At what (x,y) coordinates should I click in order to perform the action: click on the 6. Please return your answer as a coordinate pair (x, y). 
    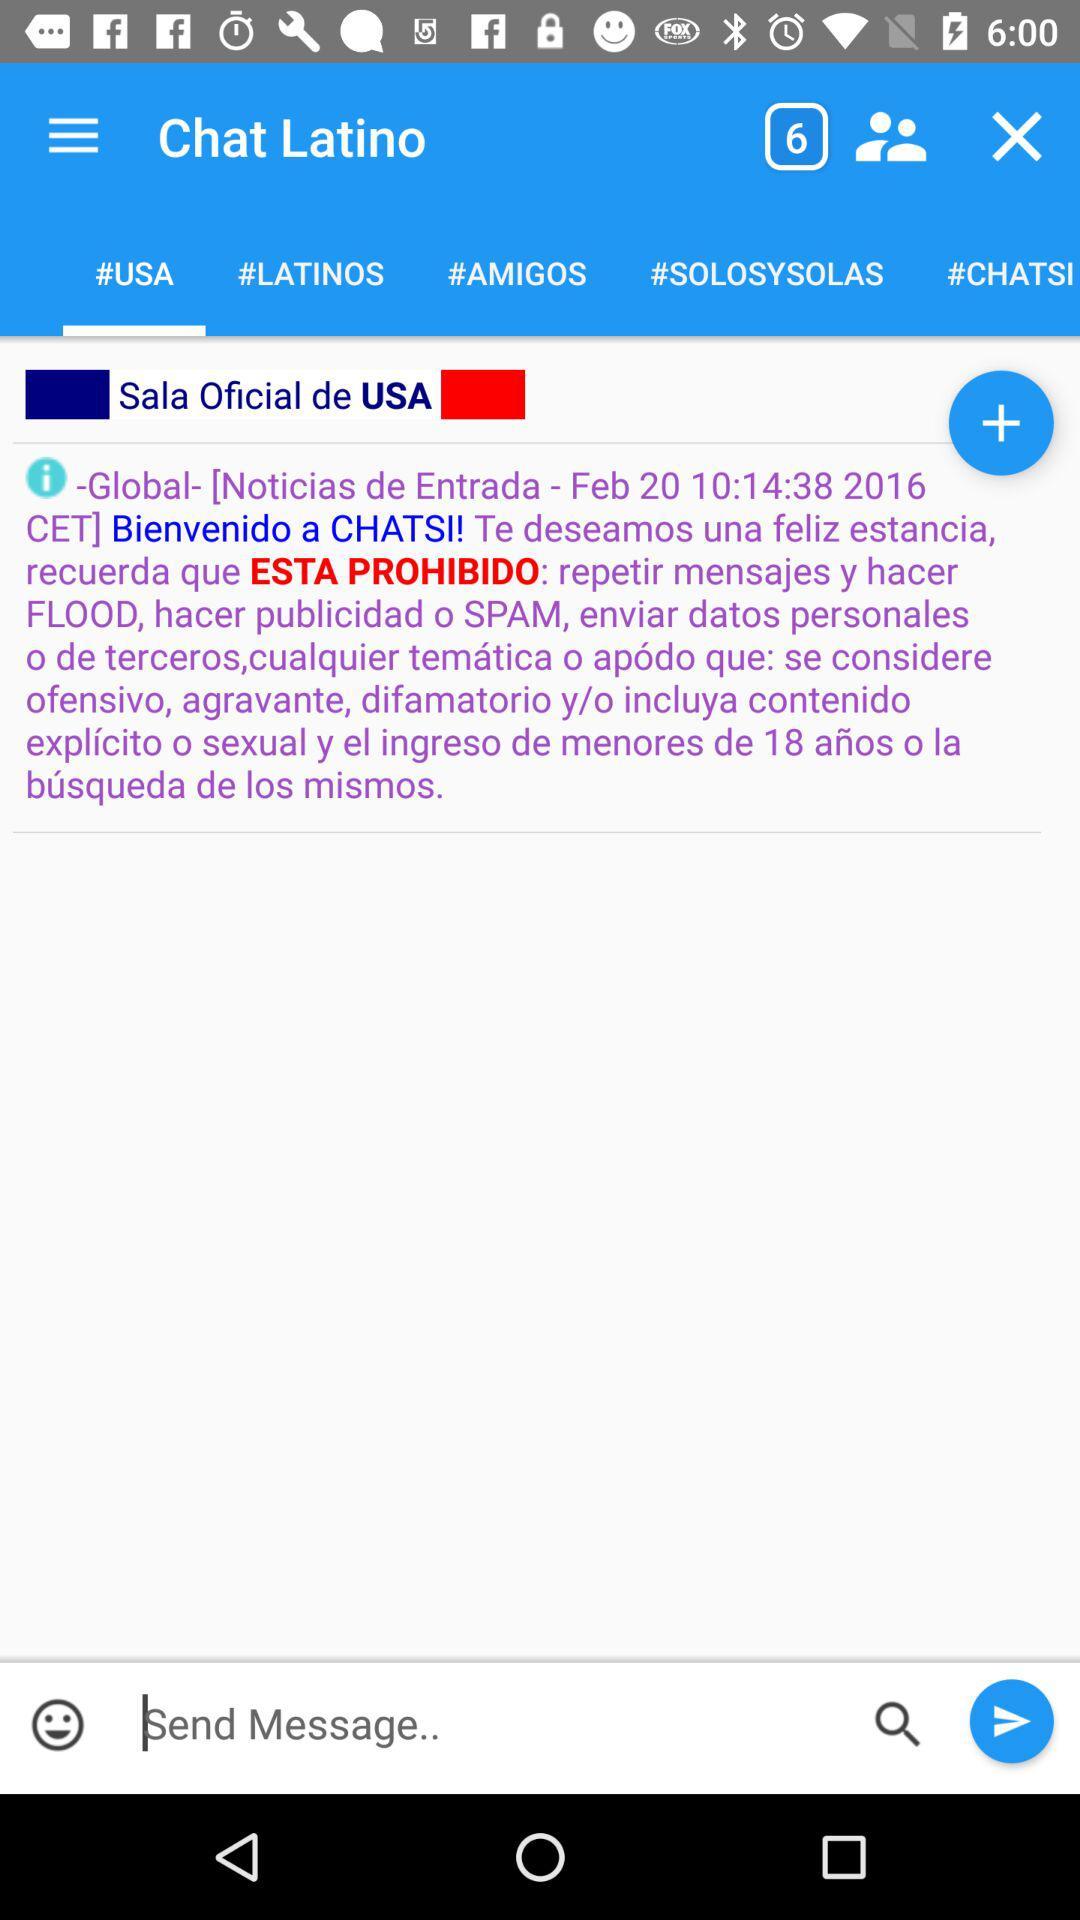
    Looking at the image, I should click on (795, 135).